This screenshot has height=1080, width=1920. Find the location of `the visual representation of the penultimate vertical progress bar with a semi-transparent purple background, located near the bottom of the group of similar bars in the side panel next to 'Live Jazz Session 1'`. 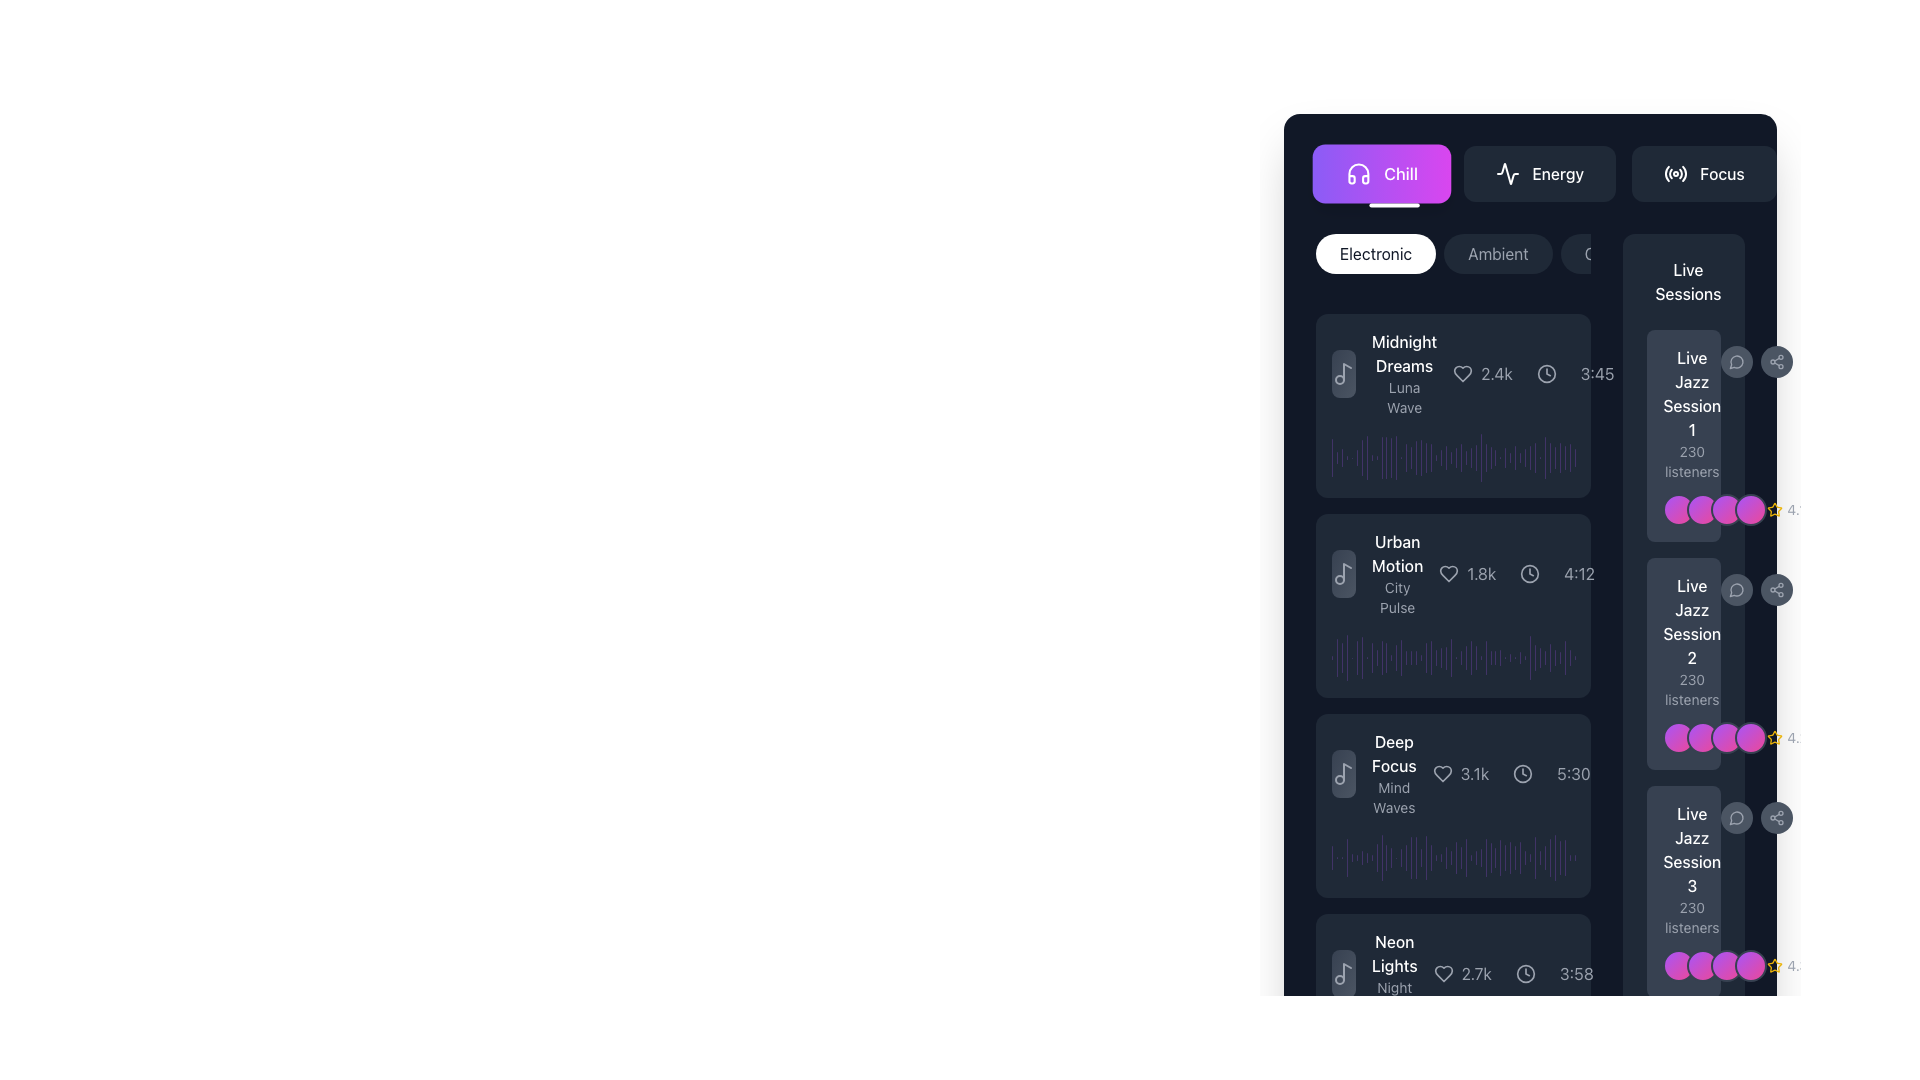

the visual representation of the penultimate vertical progress bar with a semi-transparent purple background, located near the bottom of the group of similar bars in the side panel next to 'Live Jazz Session 1' is located at coordinates (1569, 658).